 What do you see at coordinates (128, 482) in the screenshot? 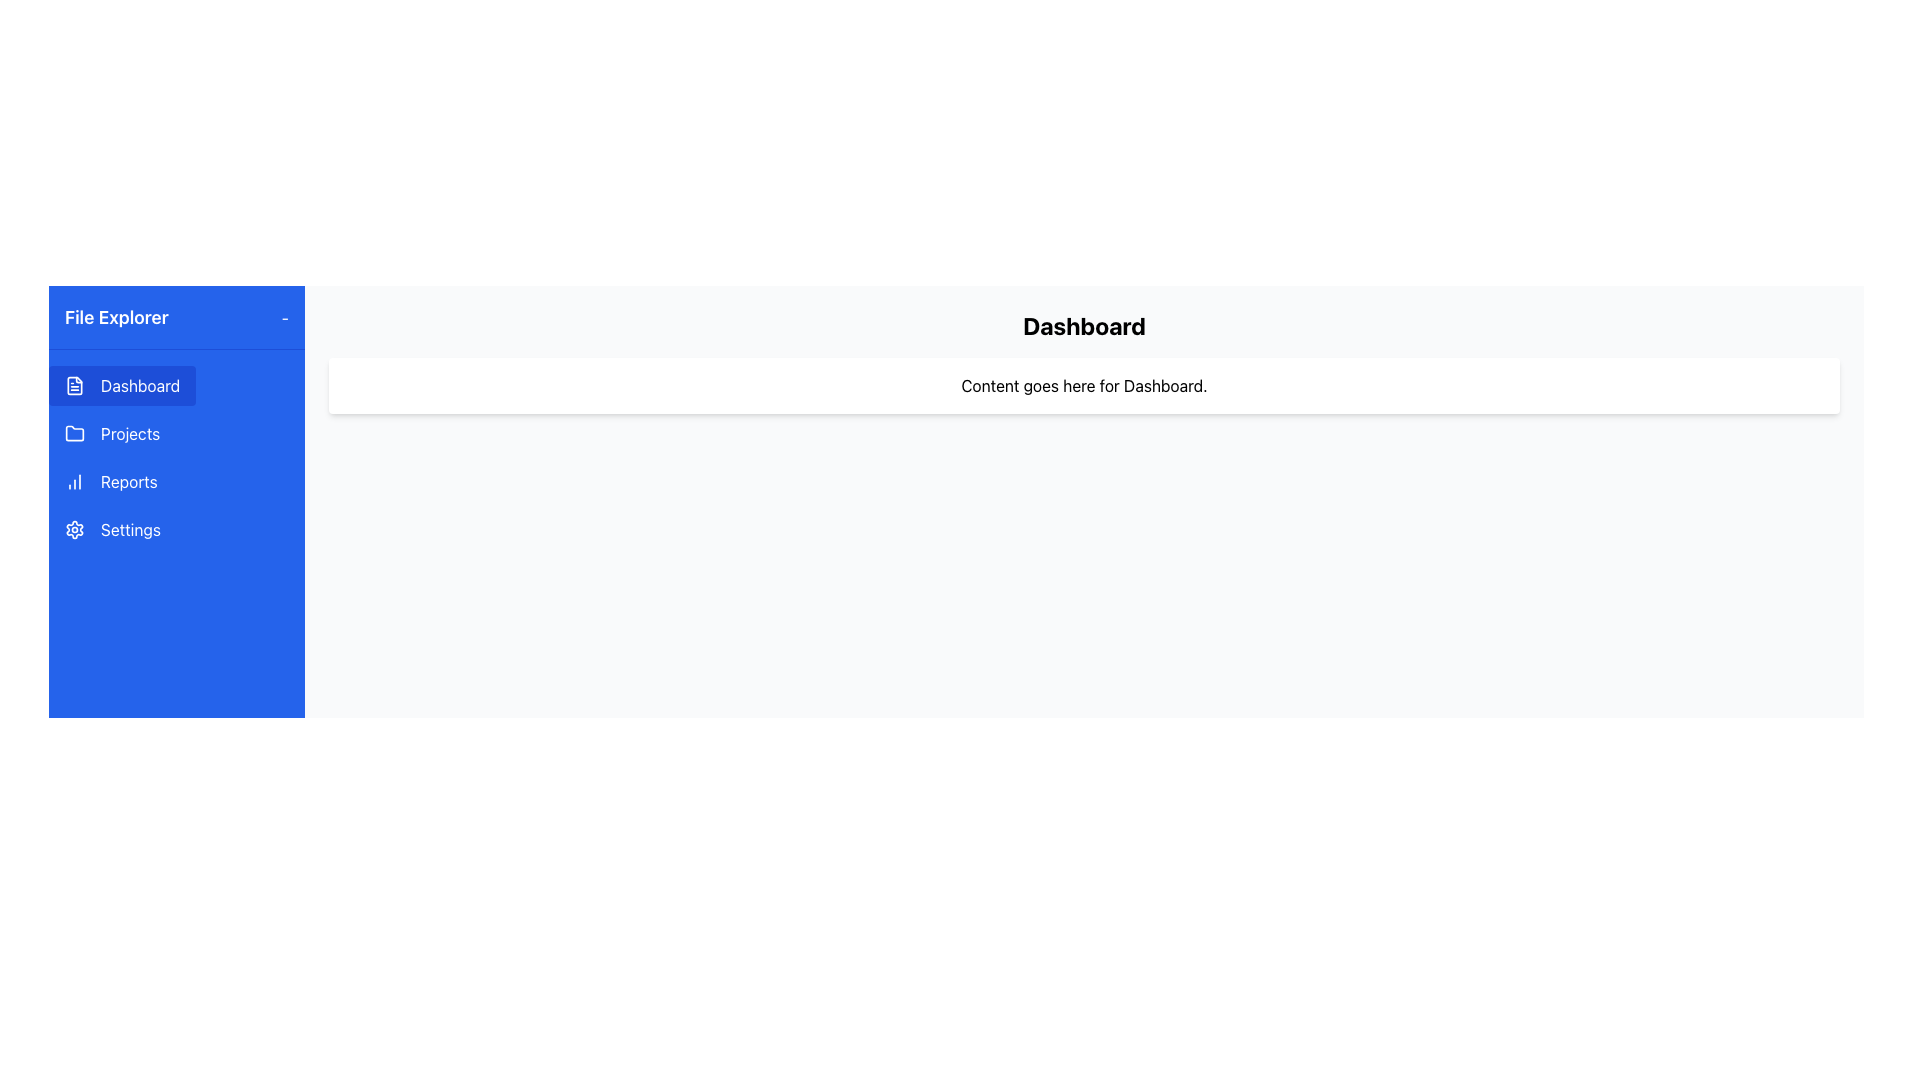
I see `the 'Reports' text label, which is styled with white text on a blue background and located in the vertical navigation sidebar, to potentially reveal additional options` at bounding box center [128, 482].